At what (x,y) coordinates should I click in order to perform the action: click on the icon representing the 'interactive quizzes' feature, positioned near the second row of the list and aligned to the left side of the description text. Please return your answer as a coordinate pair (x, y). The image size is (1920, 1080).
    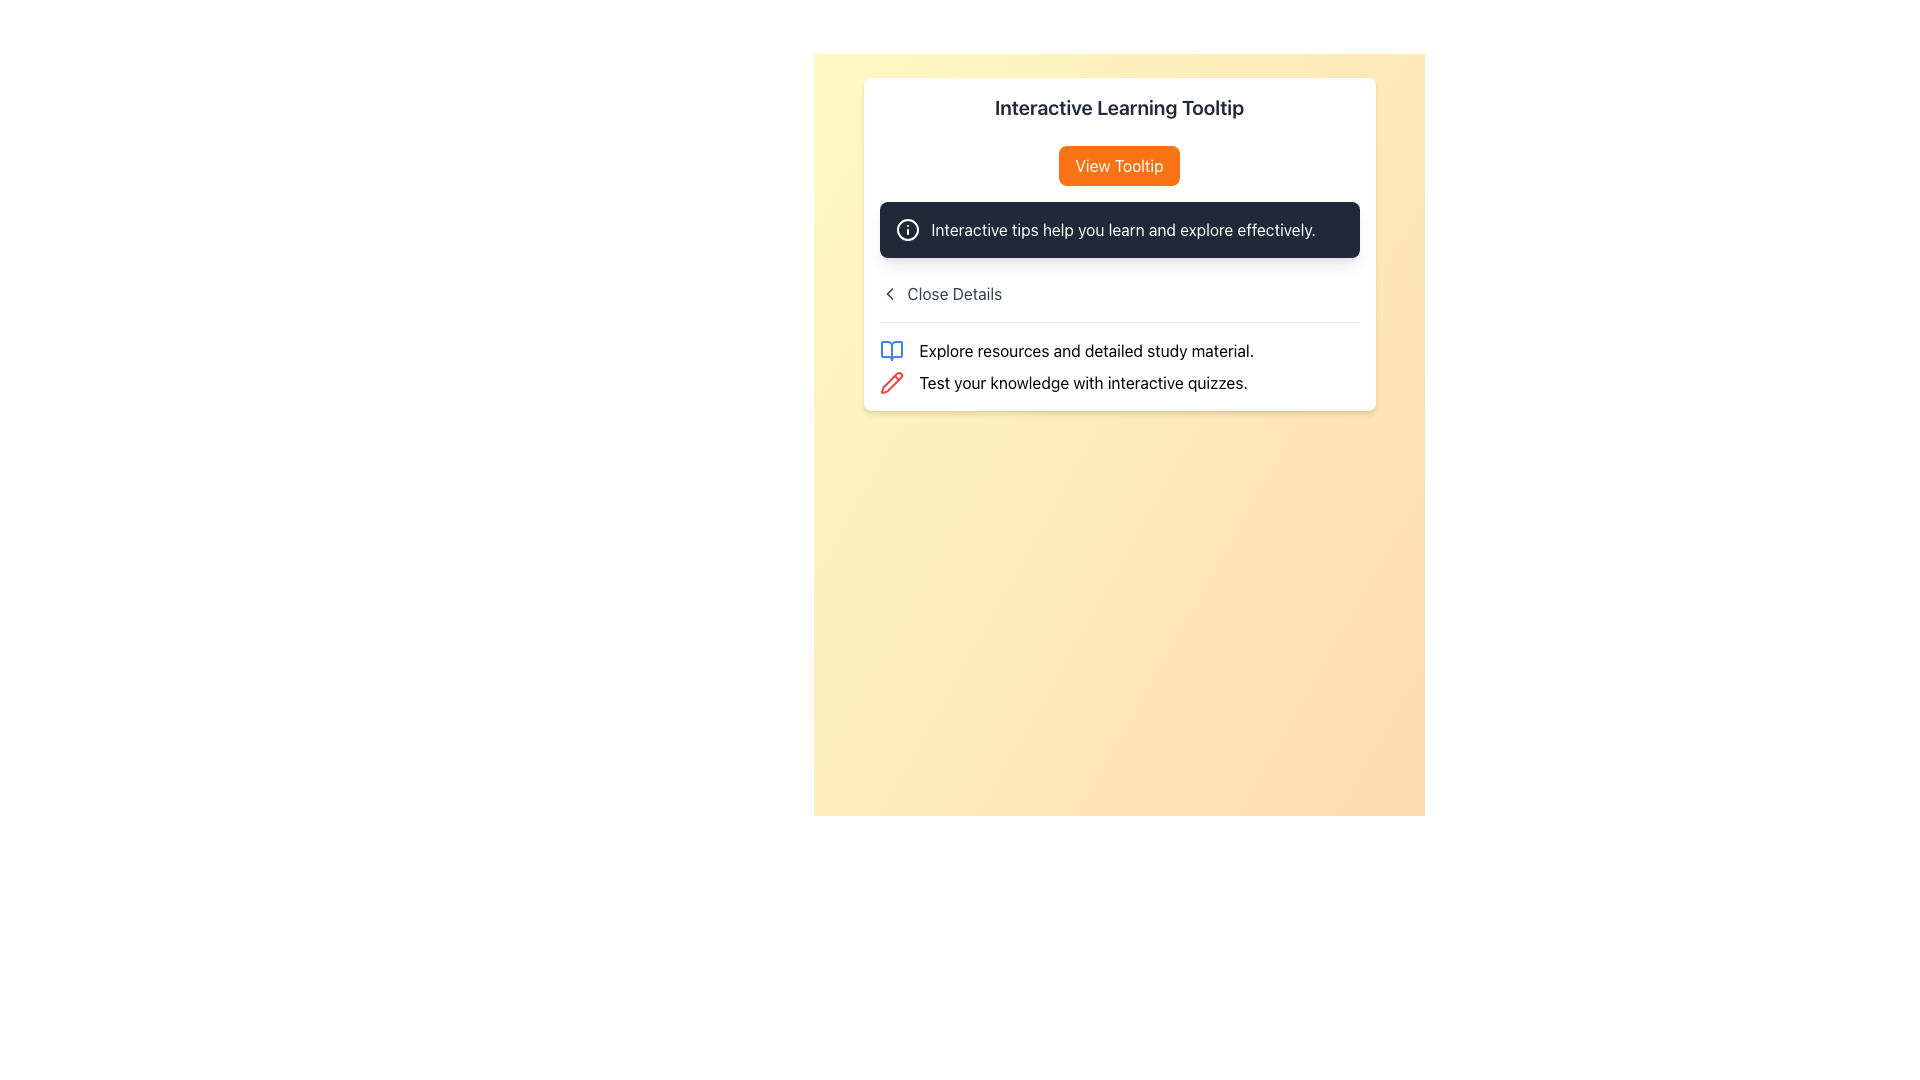
    Looking at the image, I should click on (890, 382).